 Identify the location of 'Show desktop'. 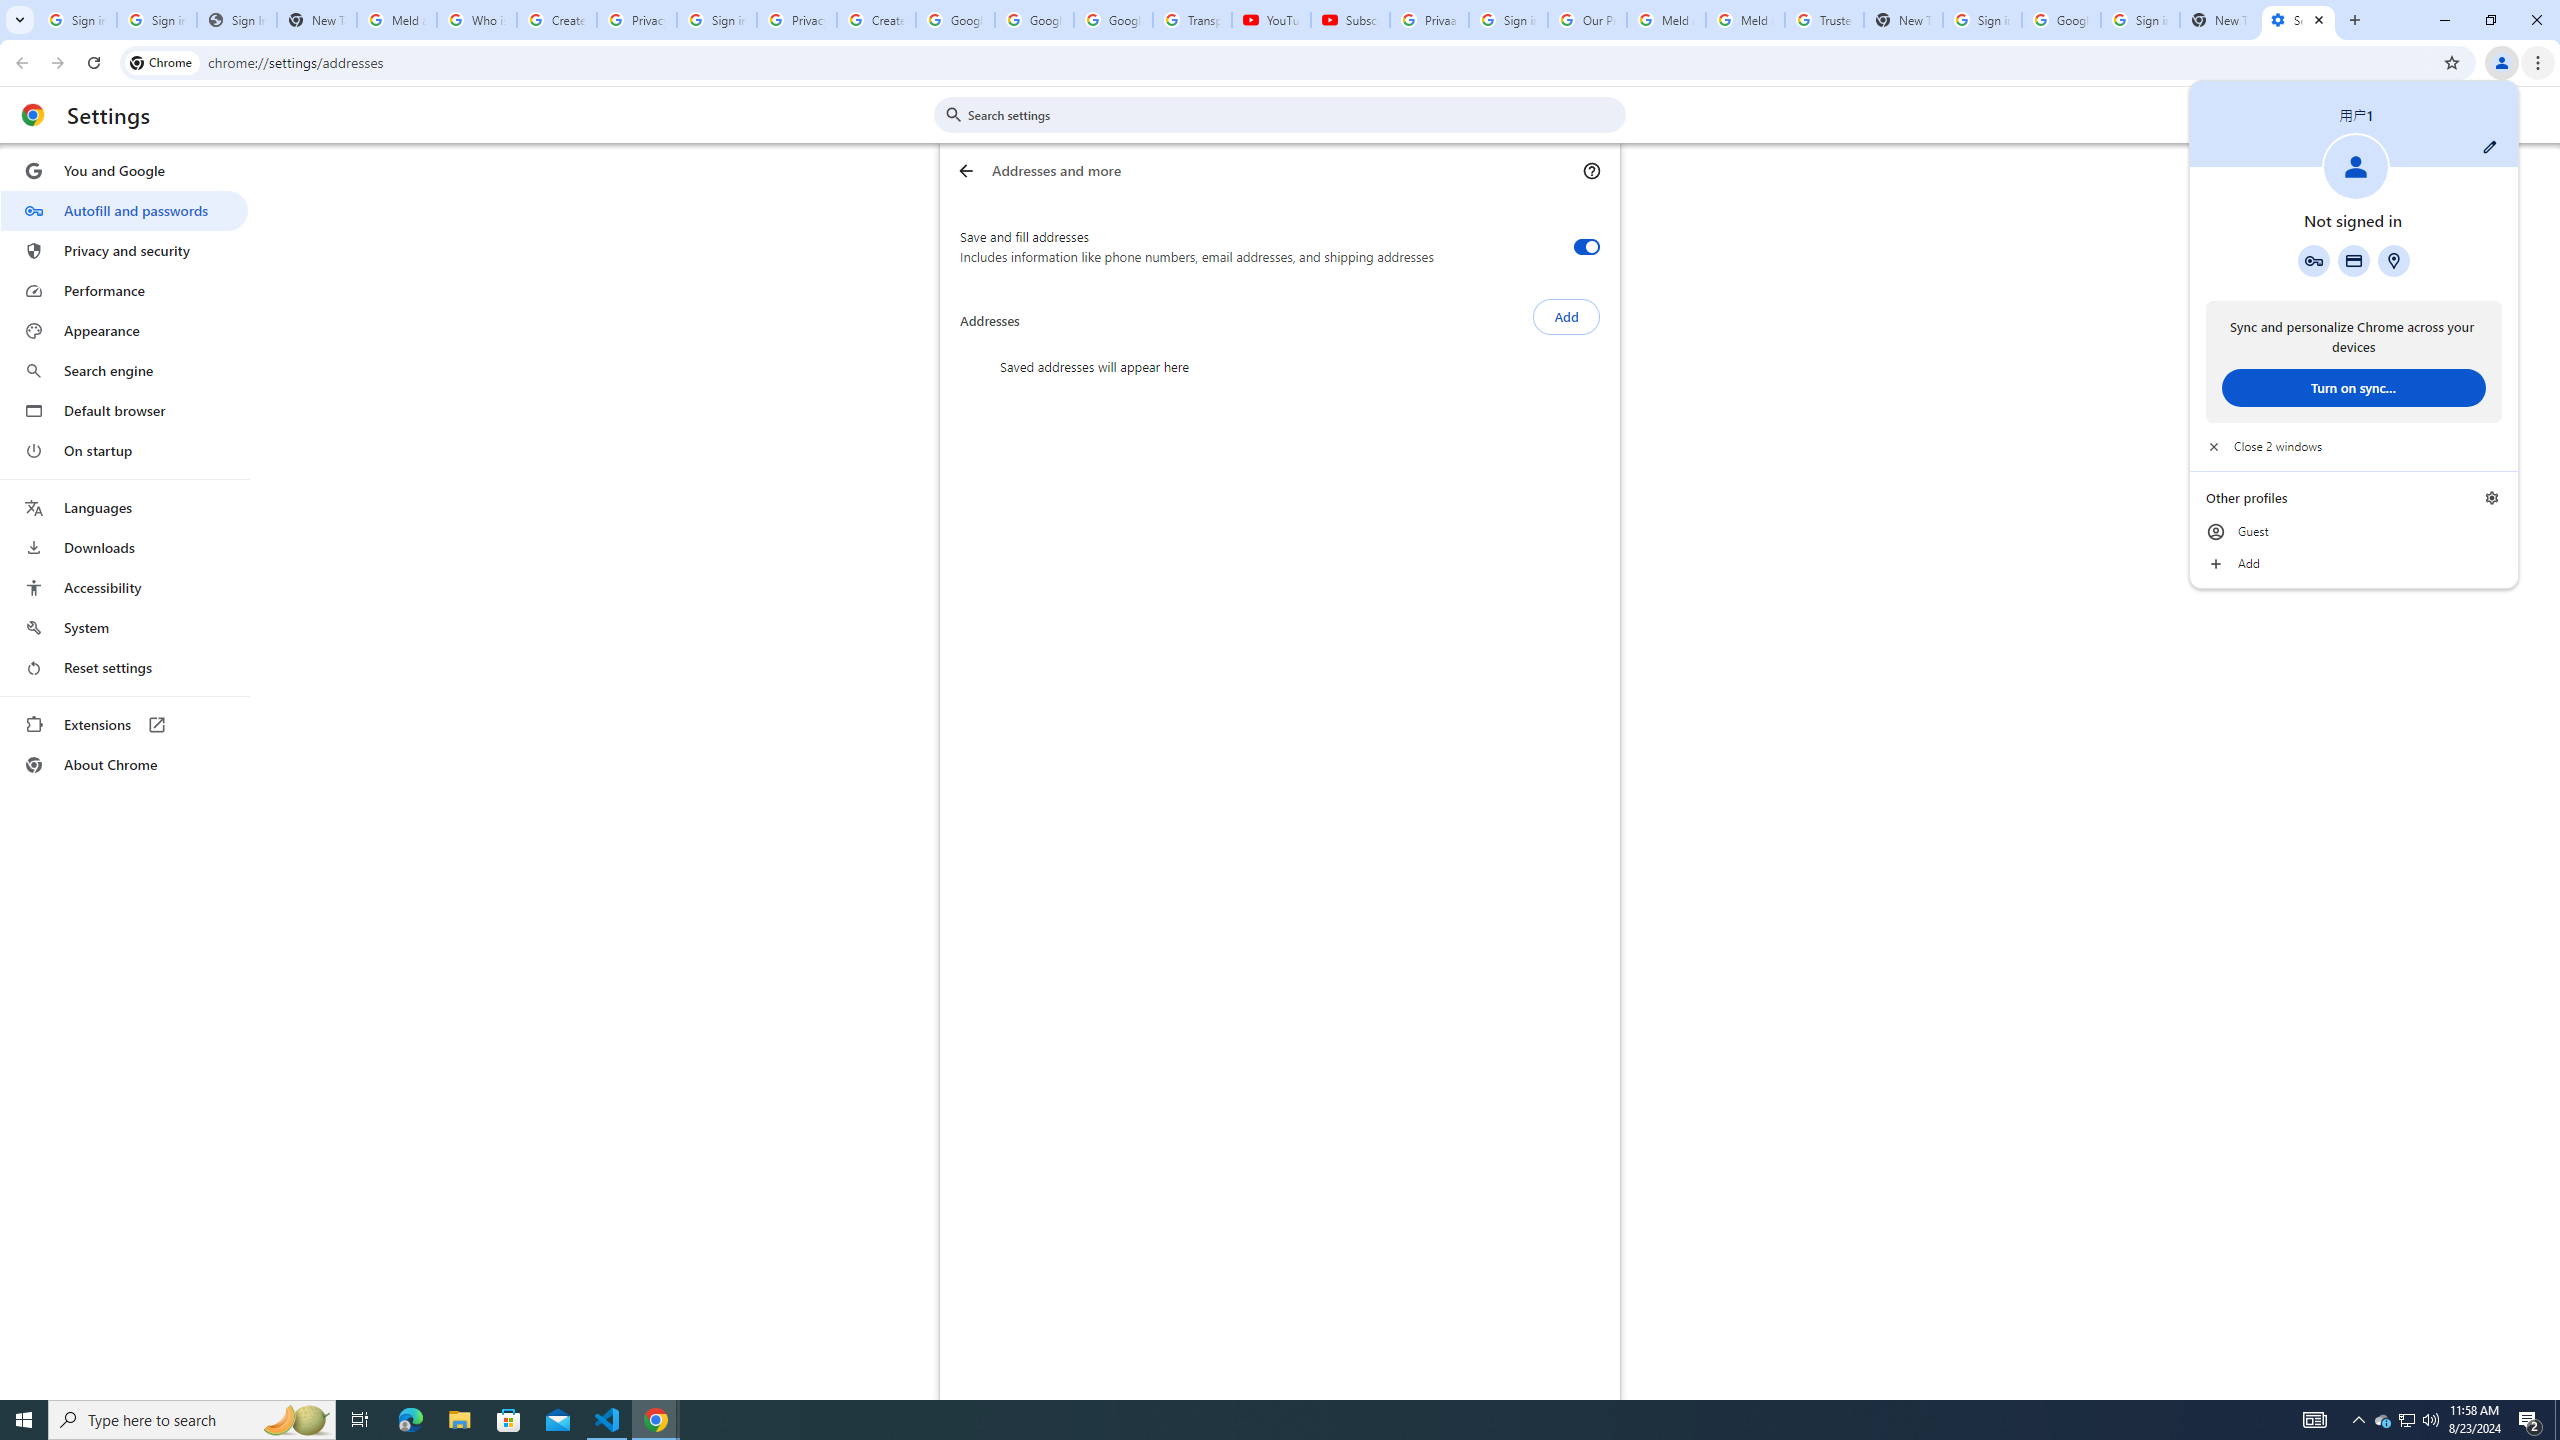
(2556, 1418).